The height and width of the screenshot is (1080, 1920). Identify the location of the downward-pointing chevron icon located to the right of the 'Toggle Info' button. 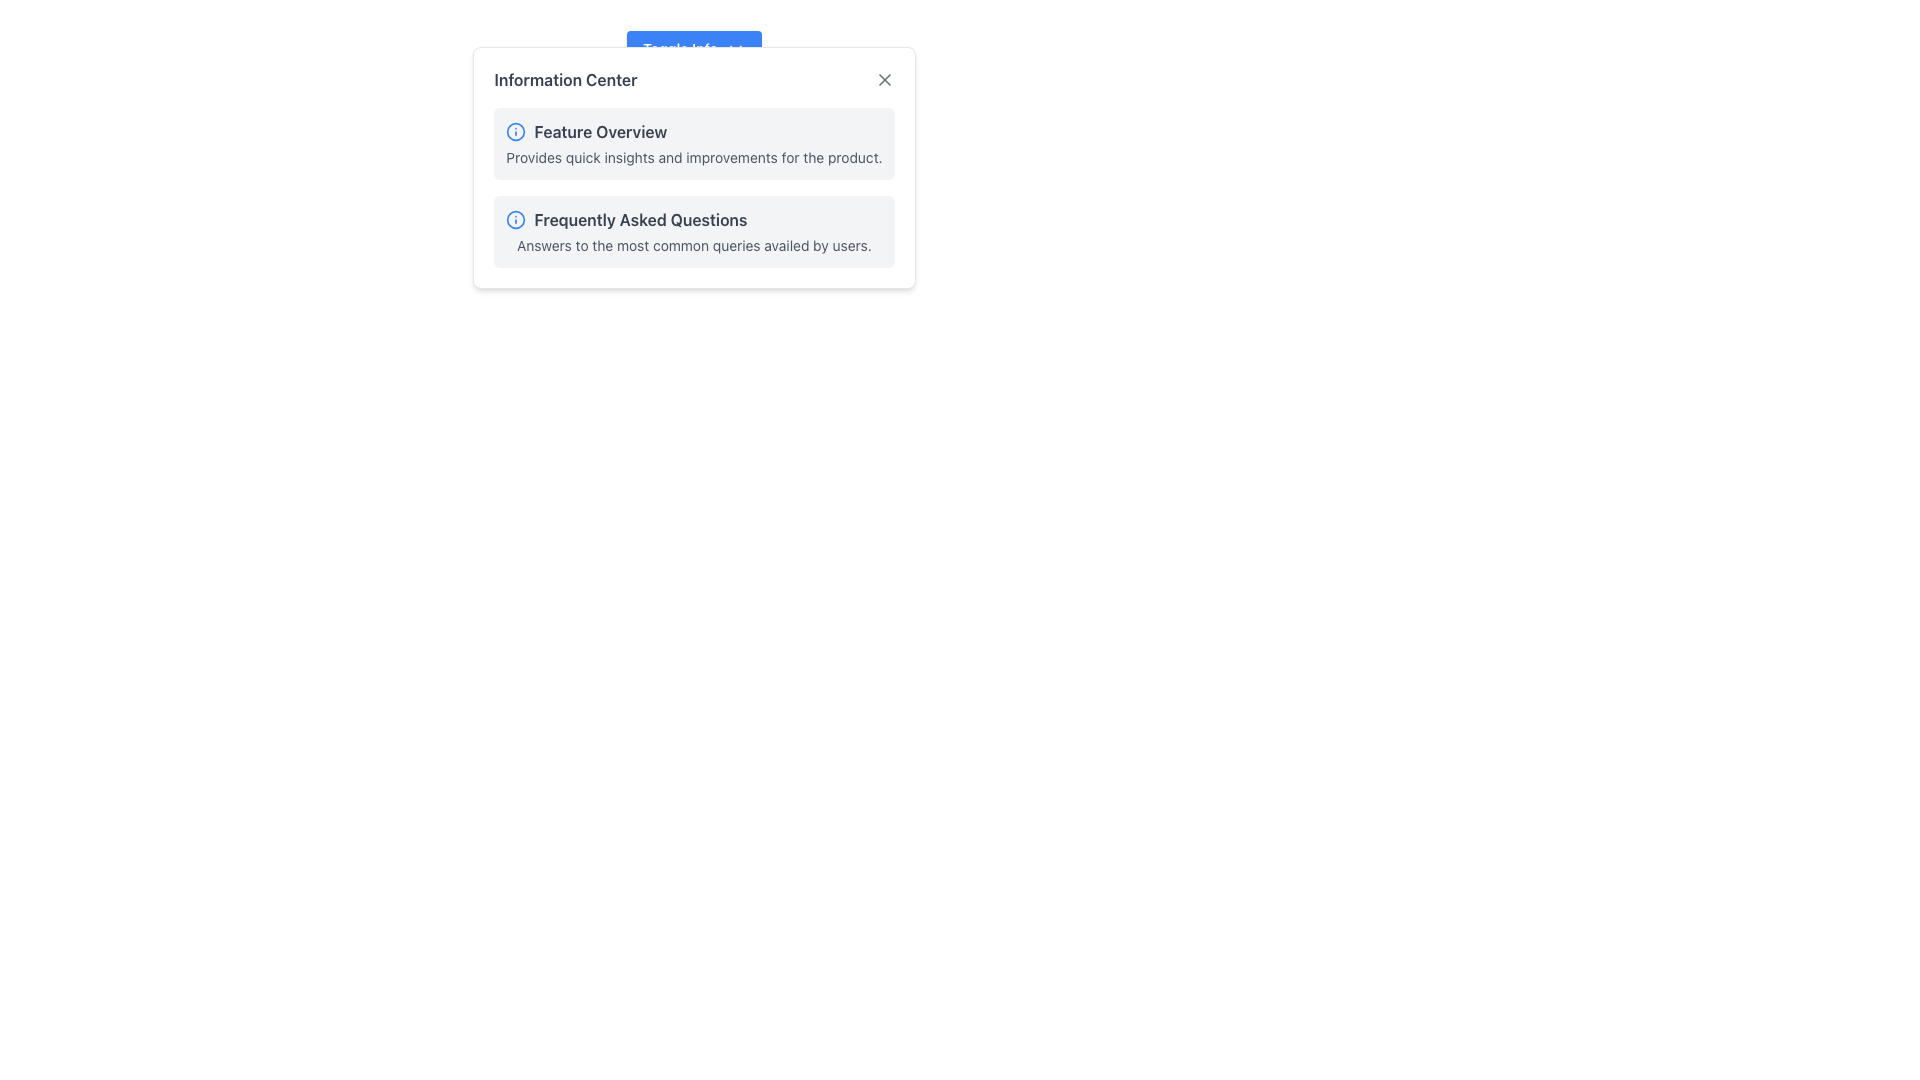
(734, 48).